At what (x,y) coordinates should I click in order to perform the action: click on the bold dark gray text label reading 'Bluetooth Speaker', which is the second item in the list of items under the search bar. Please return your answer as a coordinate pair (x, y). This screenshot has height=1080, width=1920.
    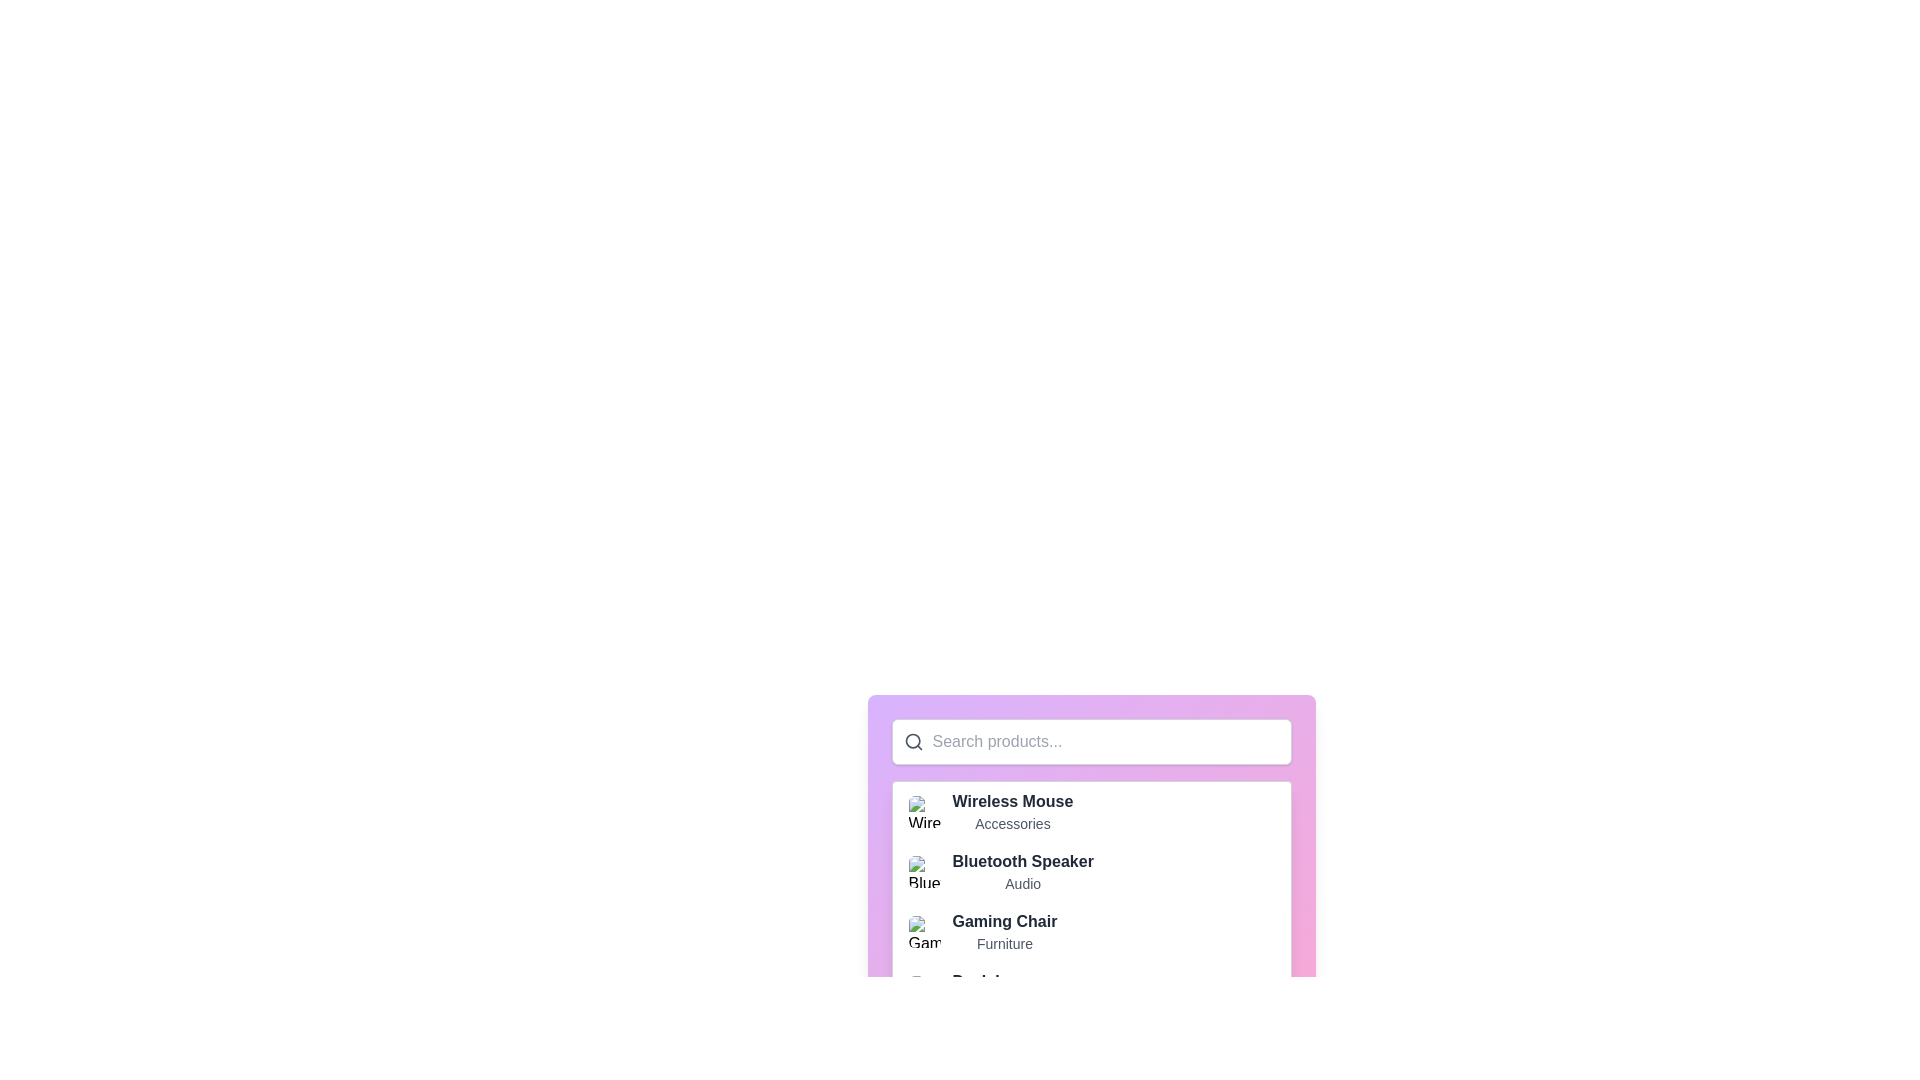
    Looking at the image, I should click on (1023, 860).